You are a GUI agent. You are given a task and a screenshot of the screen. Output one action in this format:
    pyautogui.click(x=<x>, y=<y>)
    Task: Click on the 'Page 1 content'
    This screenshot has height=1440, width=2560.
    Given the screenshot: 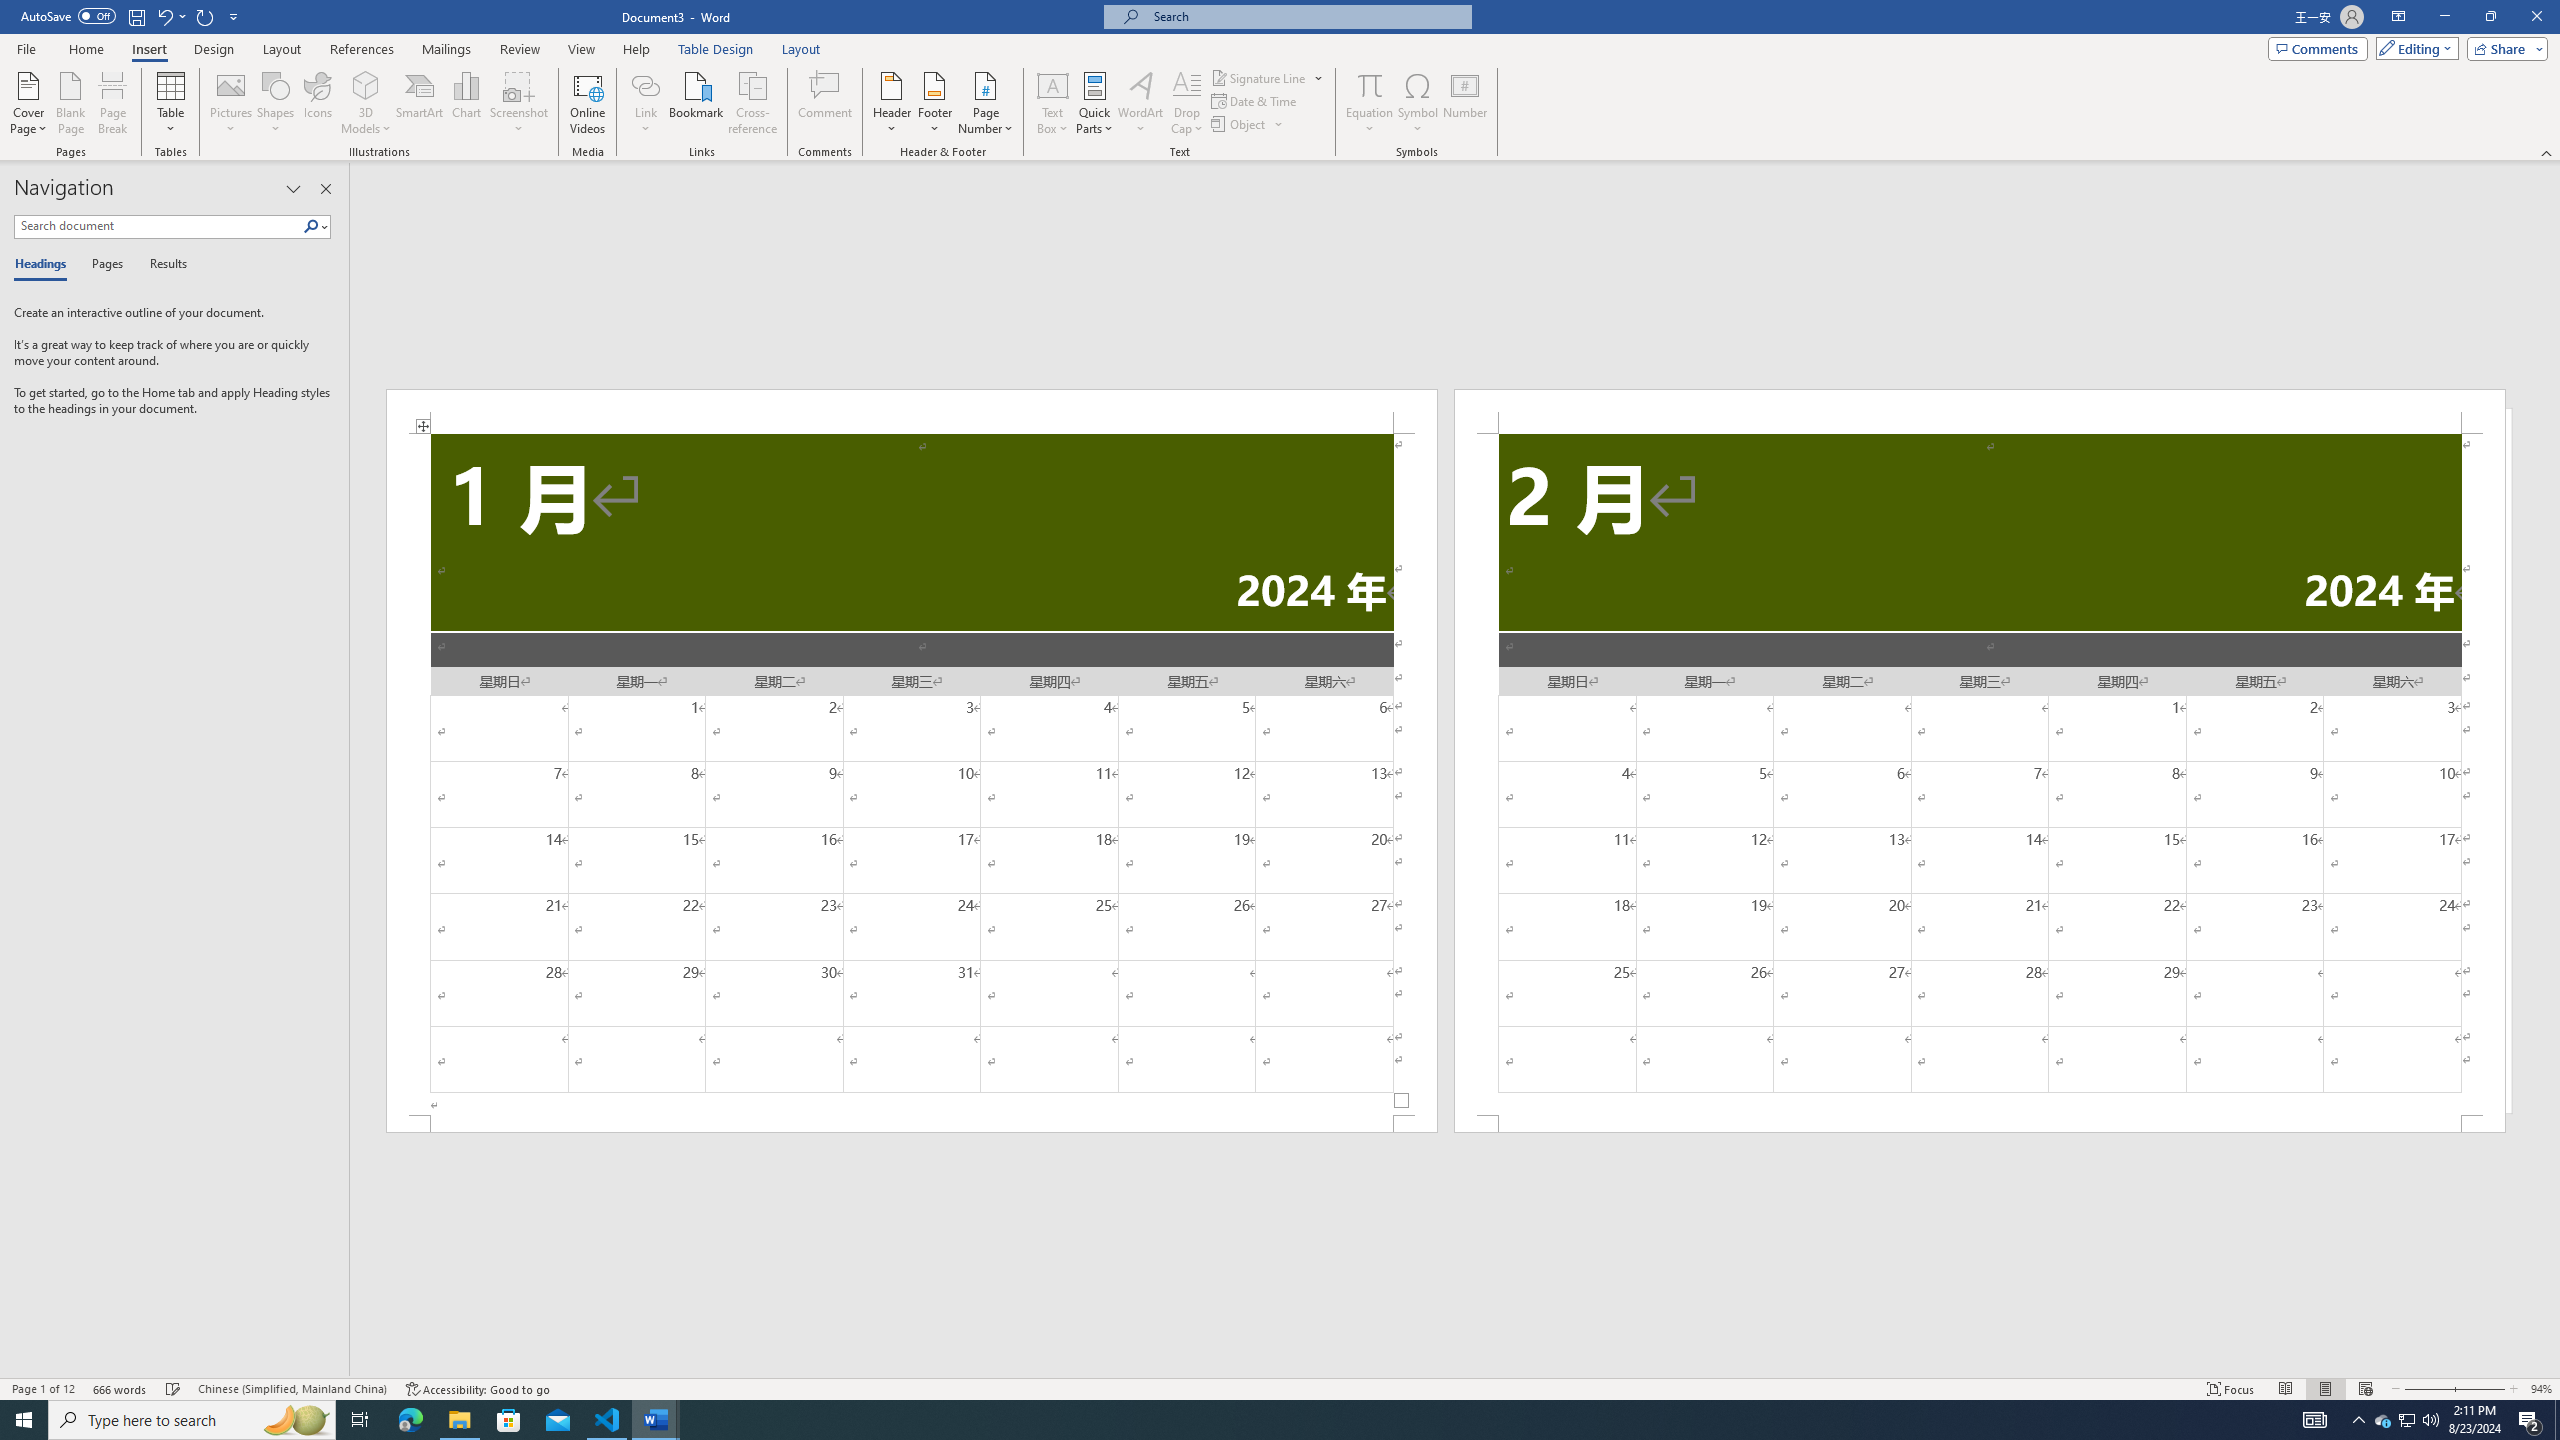 What is the action you would take?
    pyautogui.click(x=912, y=773)
    